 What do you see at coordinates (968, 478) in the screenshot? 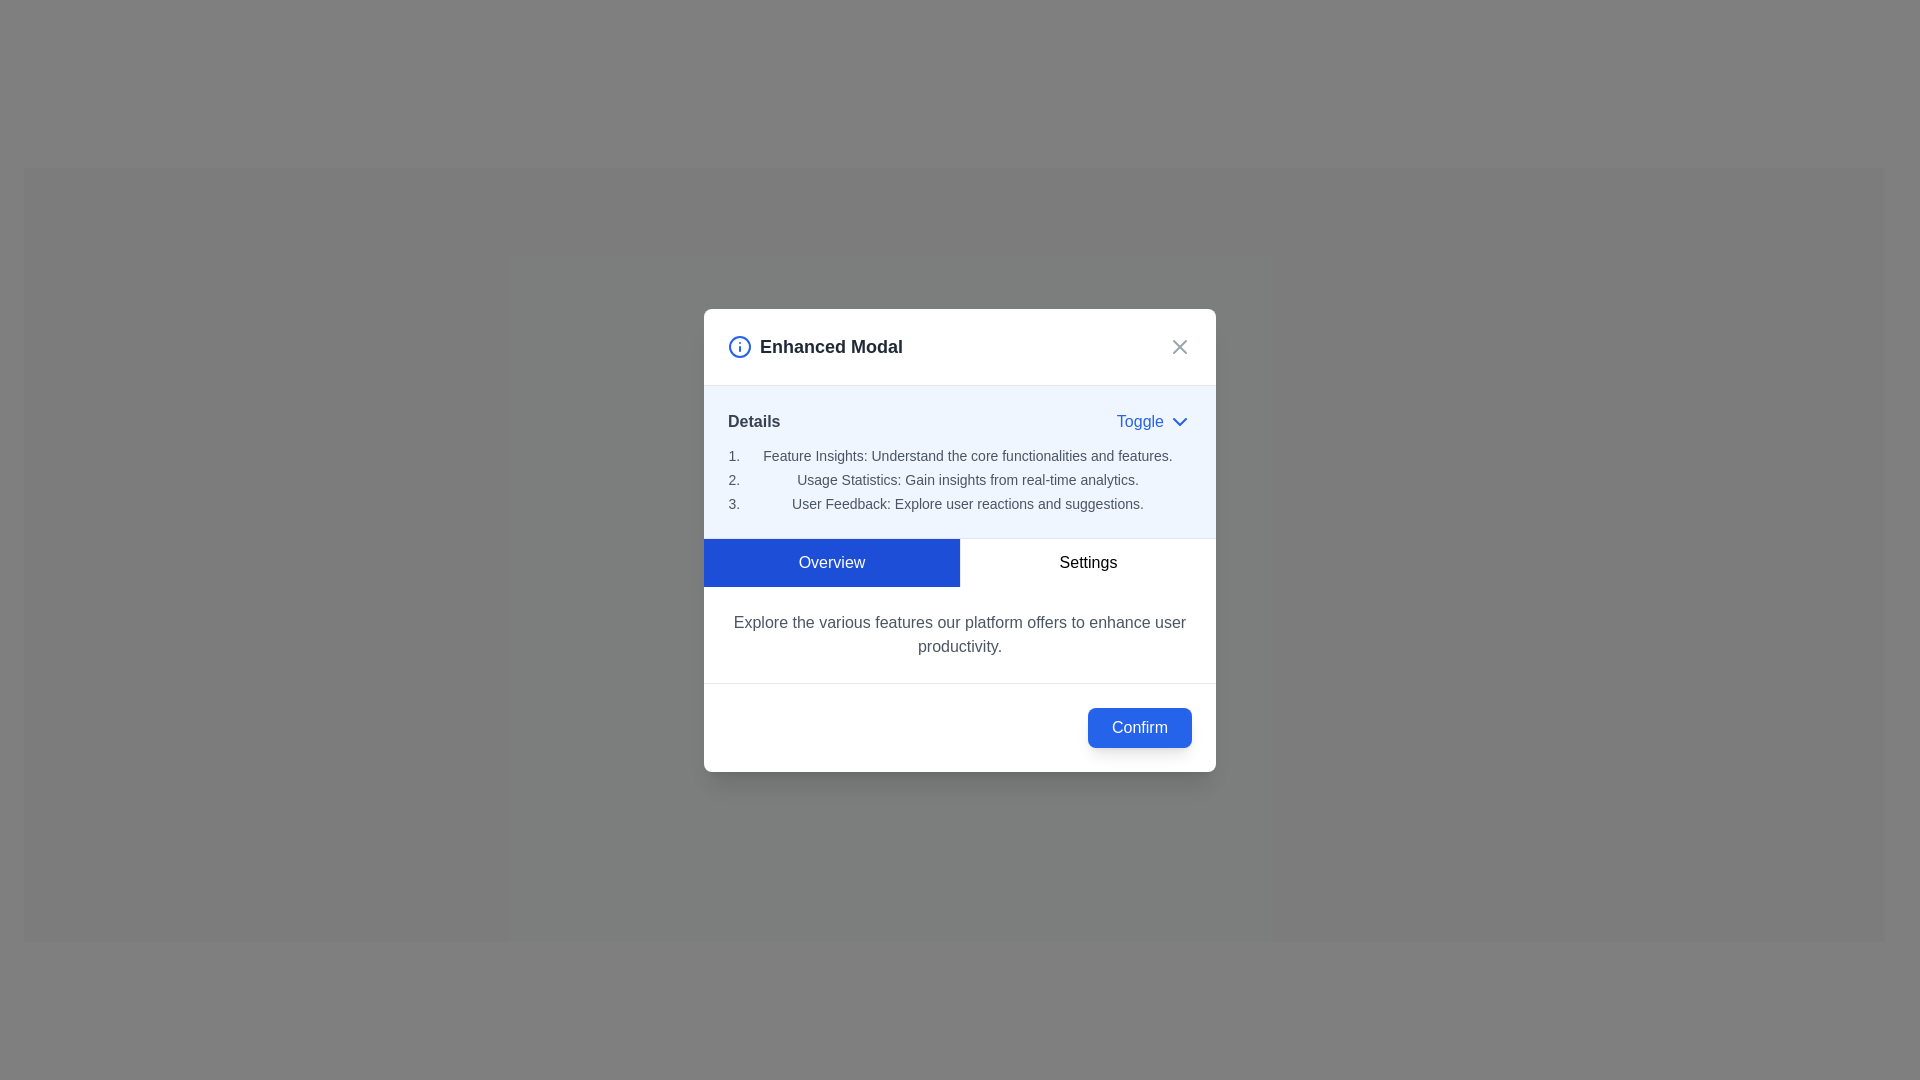
I see `the second item in the 'Details' list of the modal dialog box` at bounding box center [968, 478].